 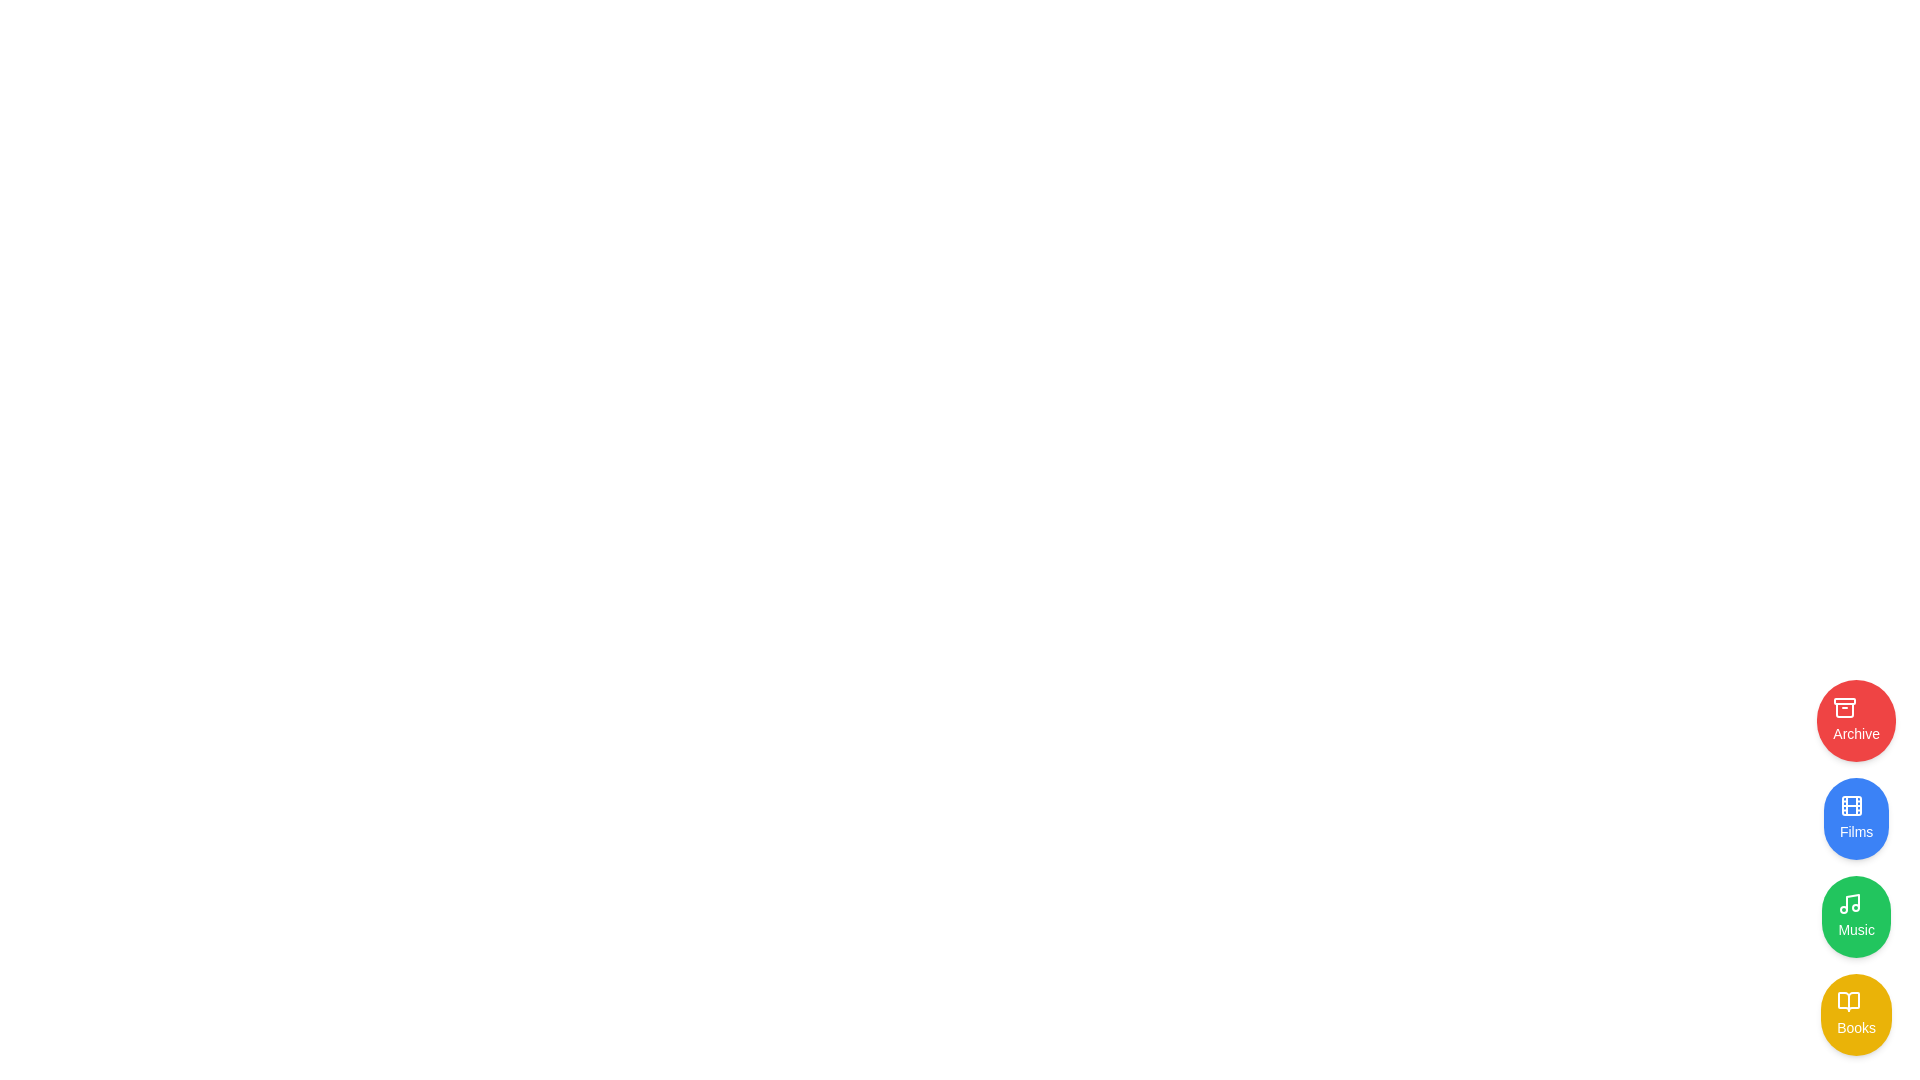 What do you see at coordinates (1855, 917) in the screenshot?
I see `the 'Music' button located at the bottom-right corner of the interface, positioned between the 'Films' button and the 'Books' button, to trigger a visual scale animation` at bounding box center [1855, 917].